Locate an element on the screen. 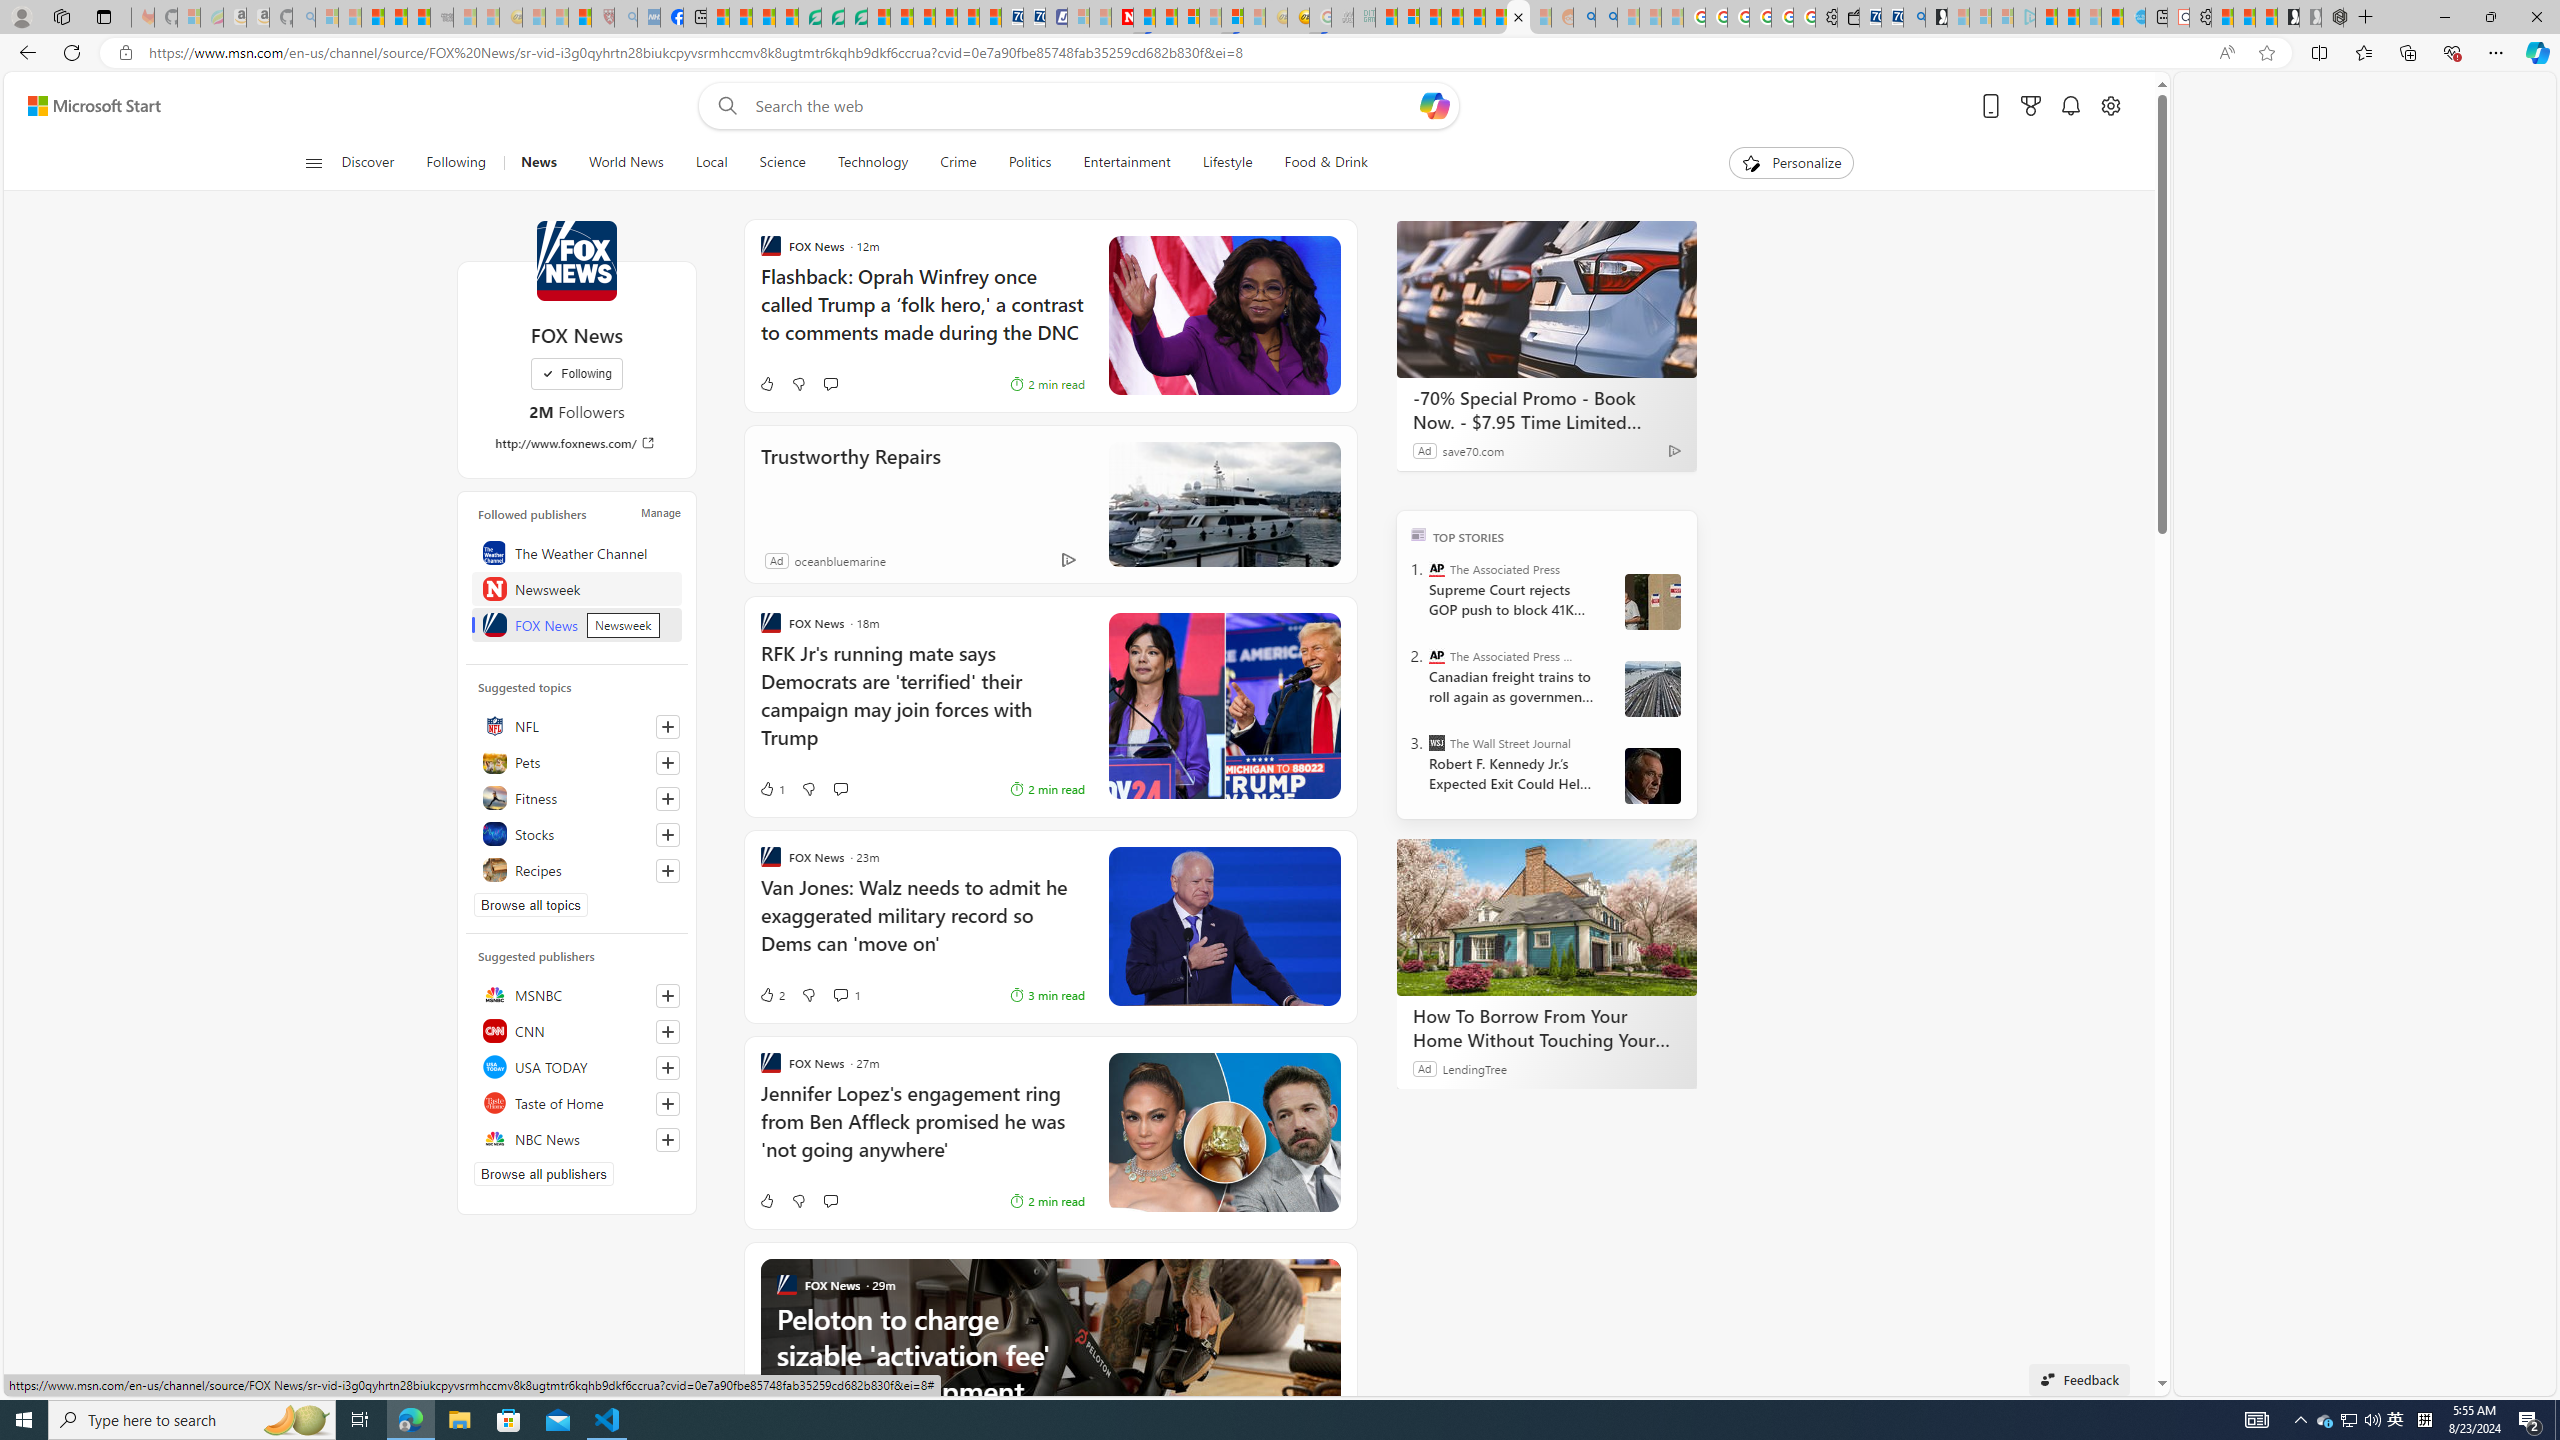 This screenshot has width=2560, height=1440. 'Bing Real Estate - Home sales and rental listings' is located at coordinates (1912, 16).